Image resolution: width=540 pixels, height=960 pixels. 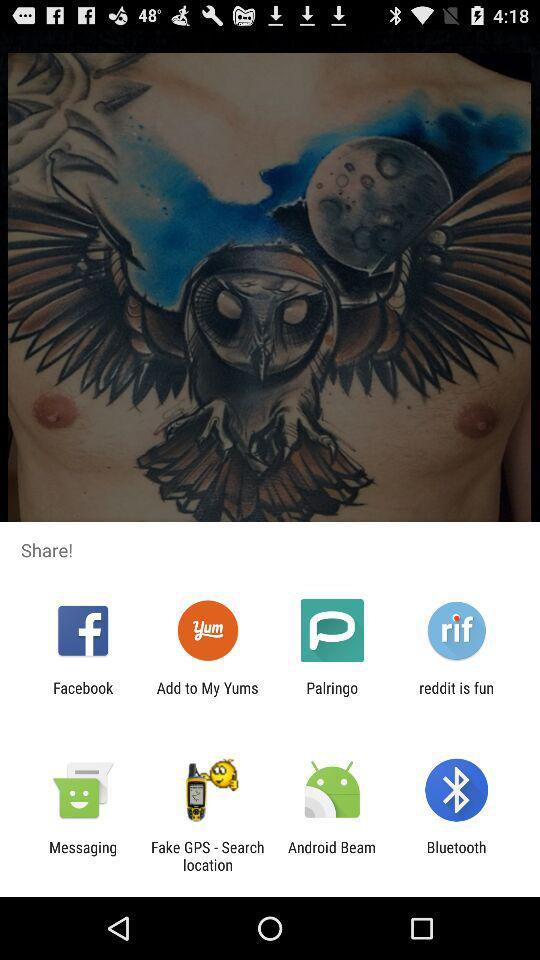 I want to click on fake gps search, so click(x=206, y=855).